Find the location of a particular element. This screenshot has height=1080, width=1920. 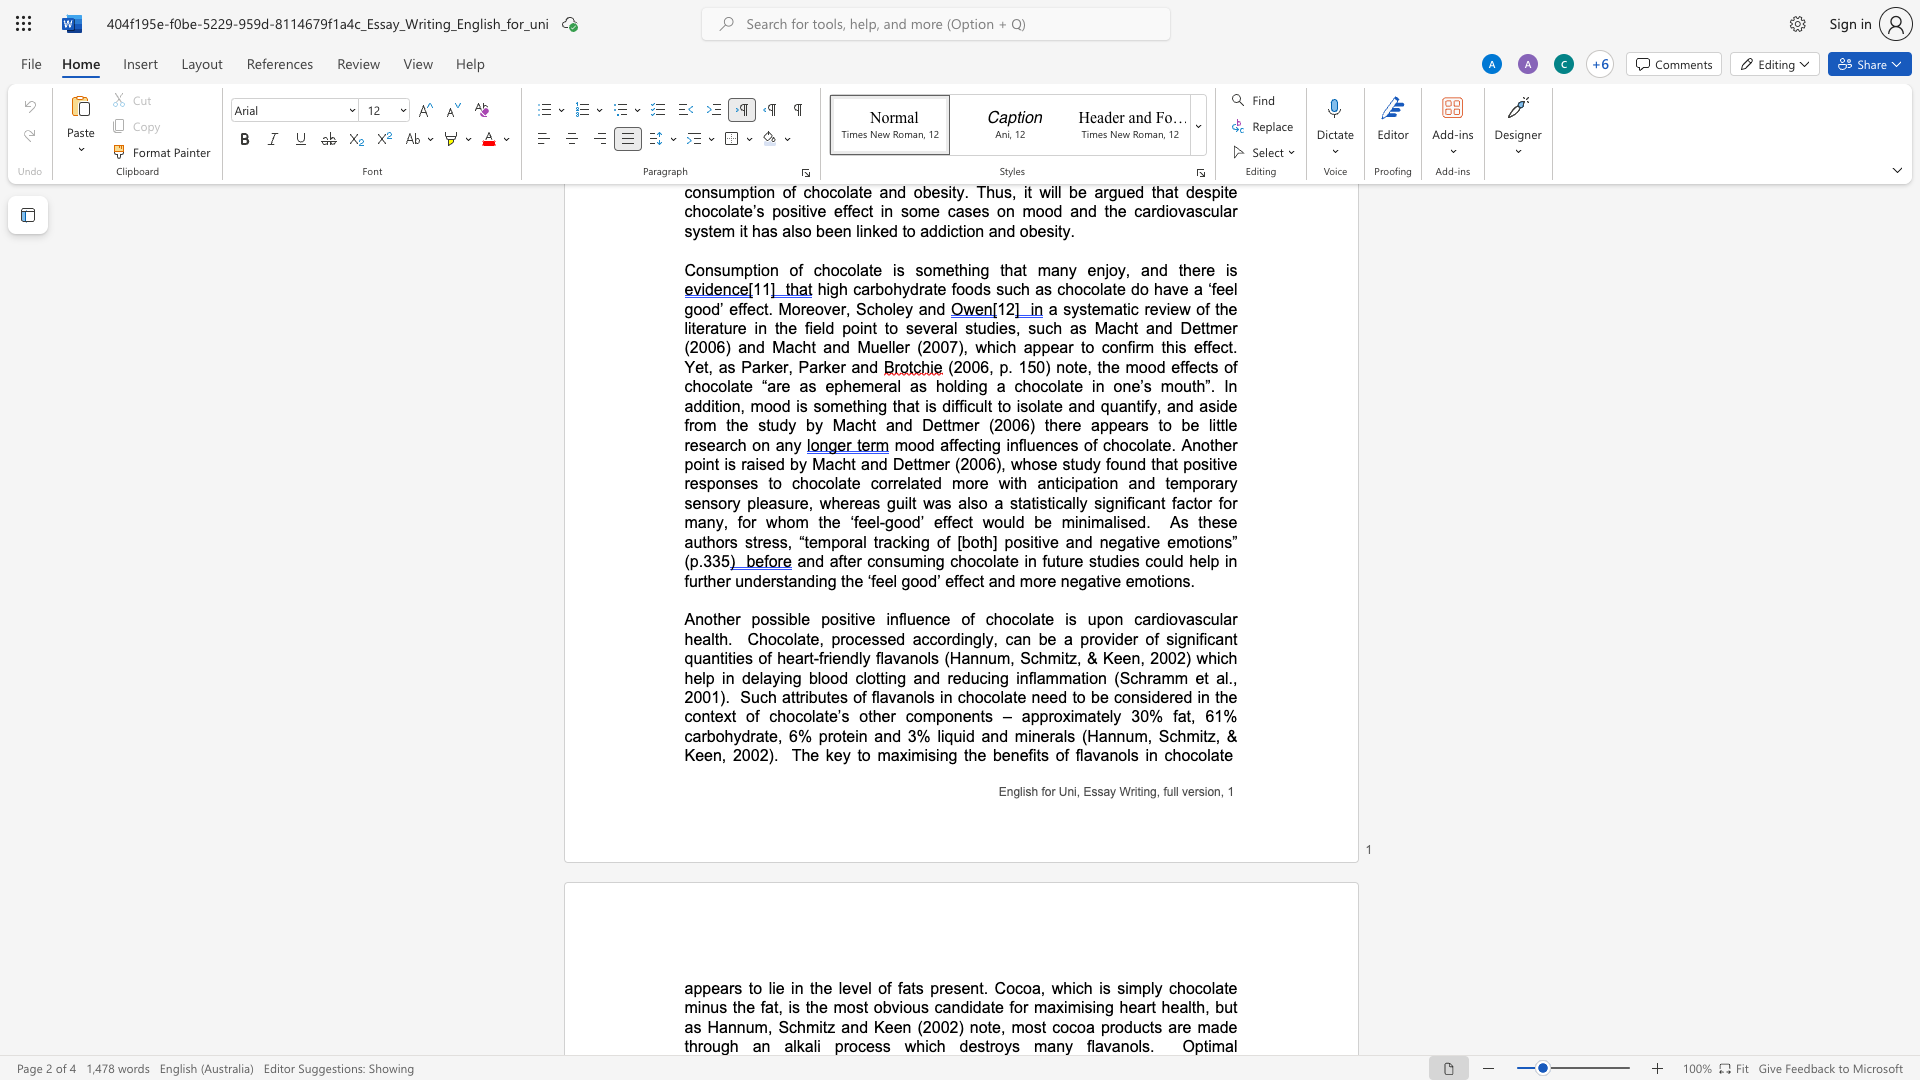

the space between the continuous character "d" and "u" in the text is located at coordinates (1132, 1027).